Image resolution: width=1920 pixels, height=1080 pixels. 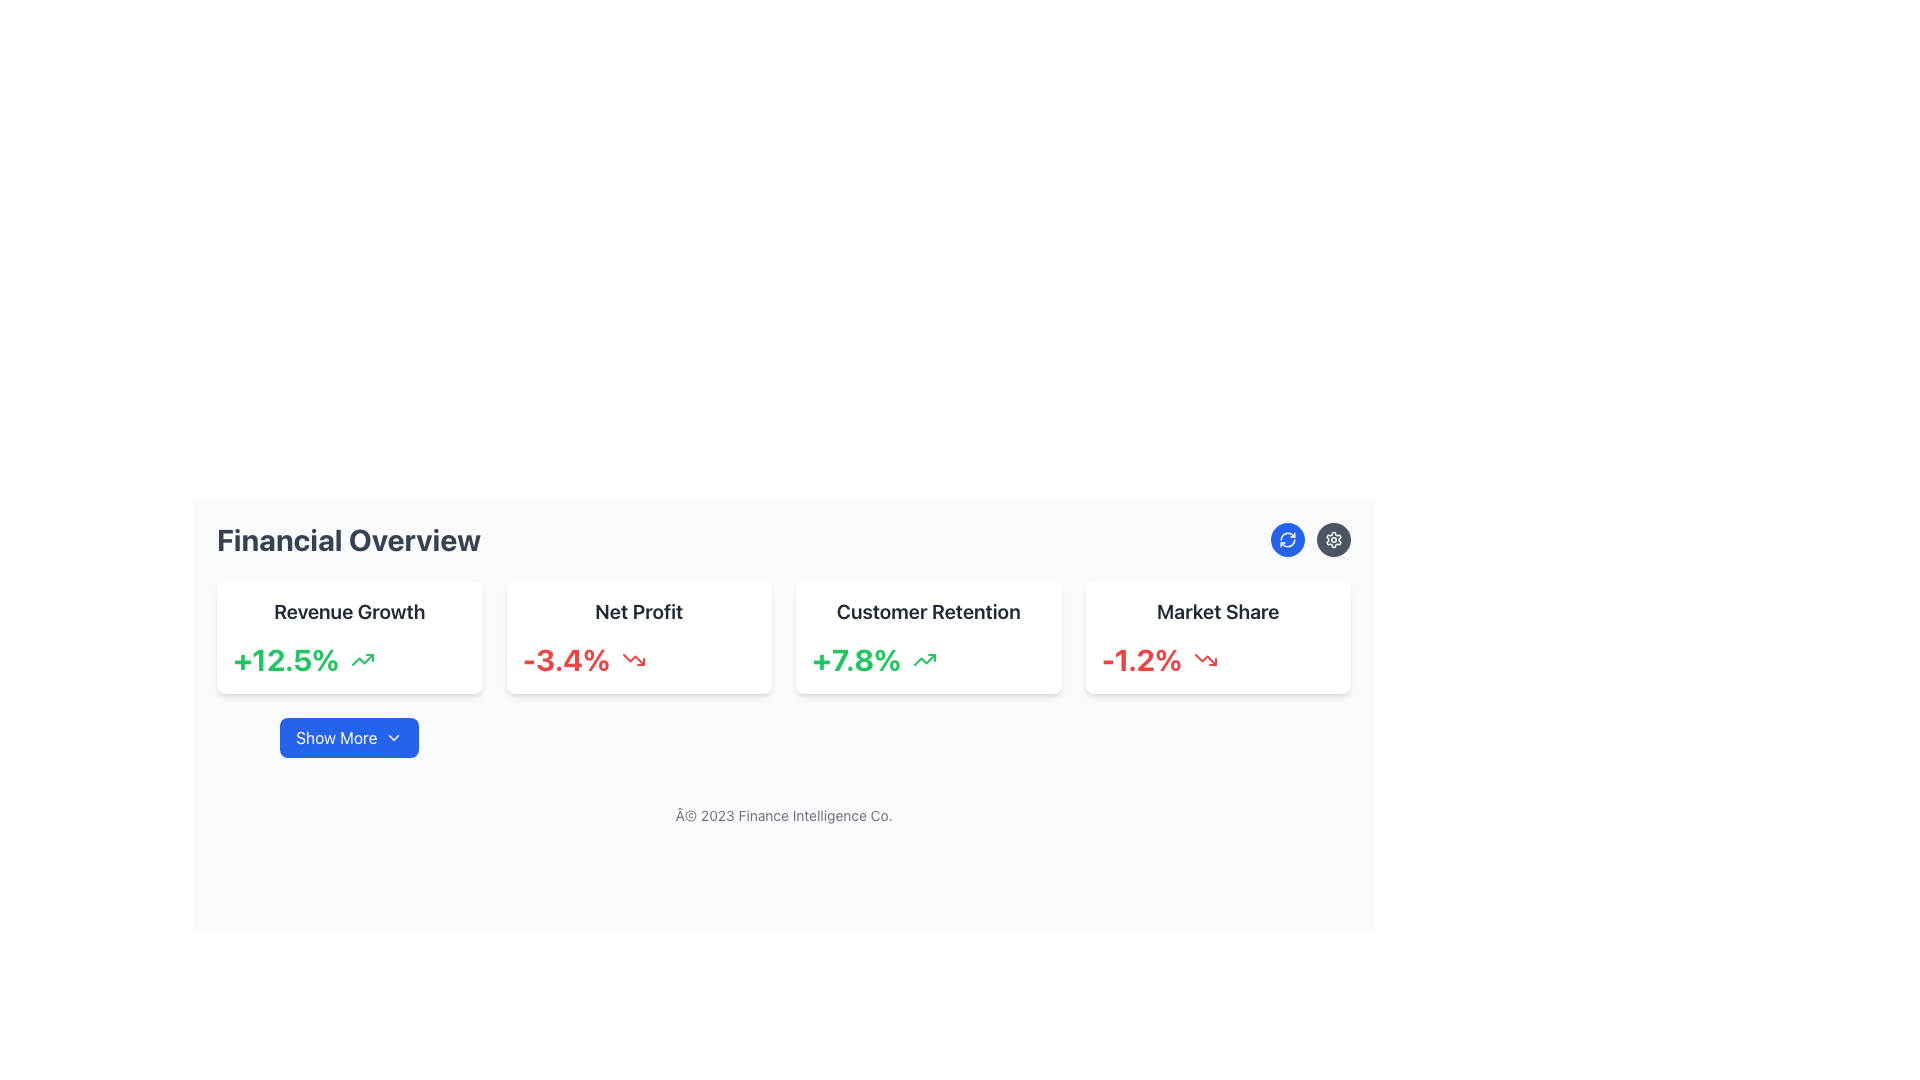 What do you see at coordinates (363, 659) in the screenshot?
I see `the green upward trending arrow icon within the SVG, located near the 'Revenue Growth' card` at bounding box center [363, 659].